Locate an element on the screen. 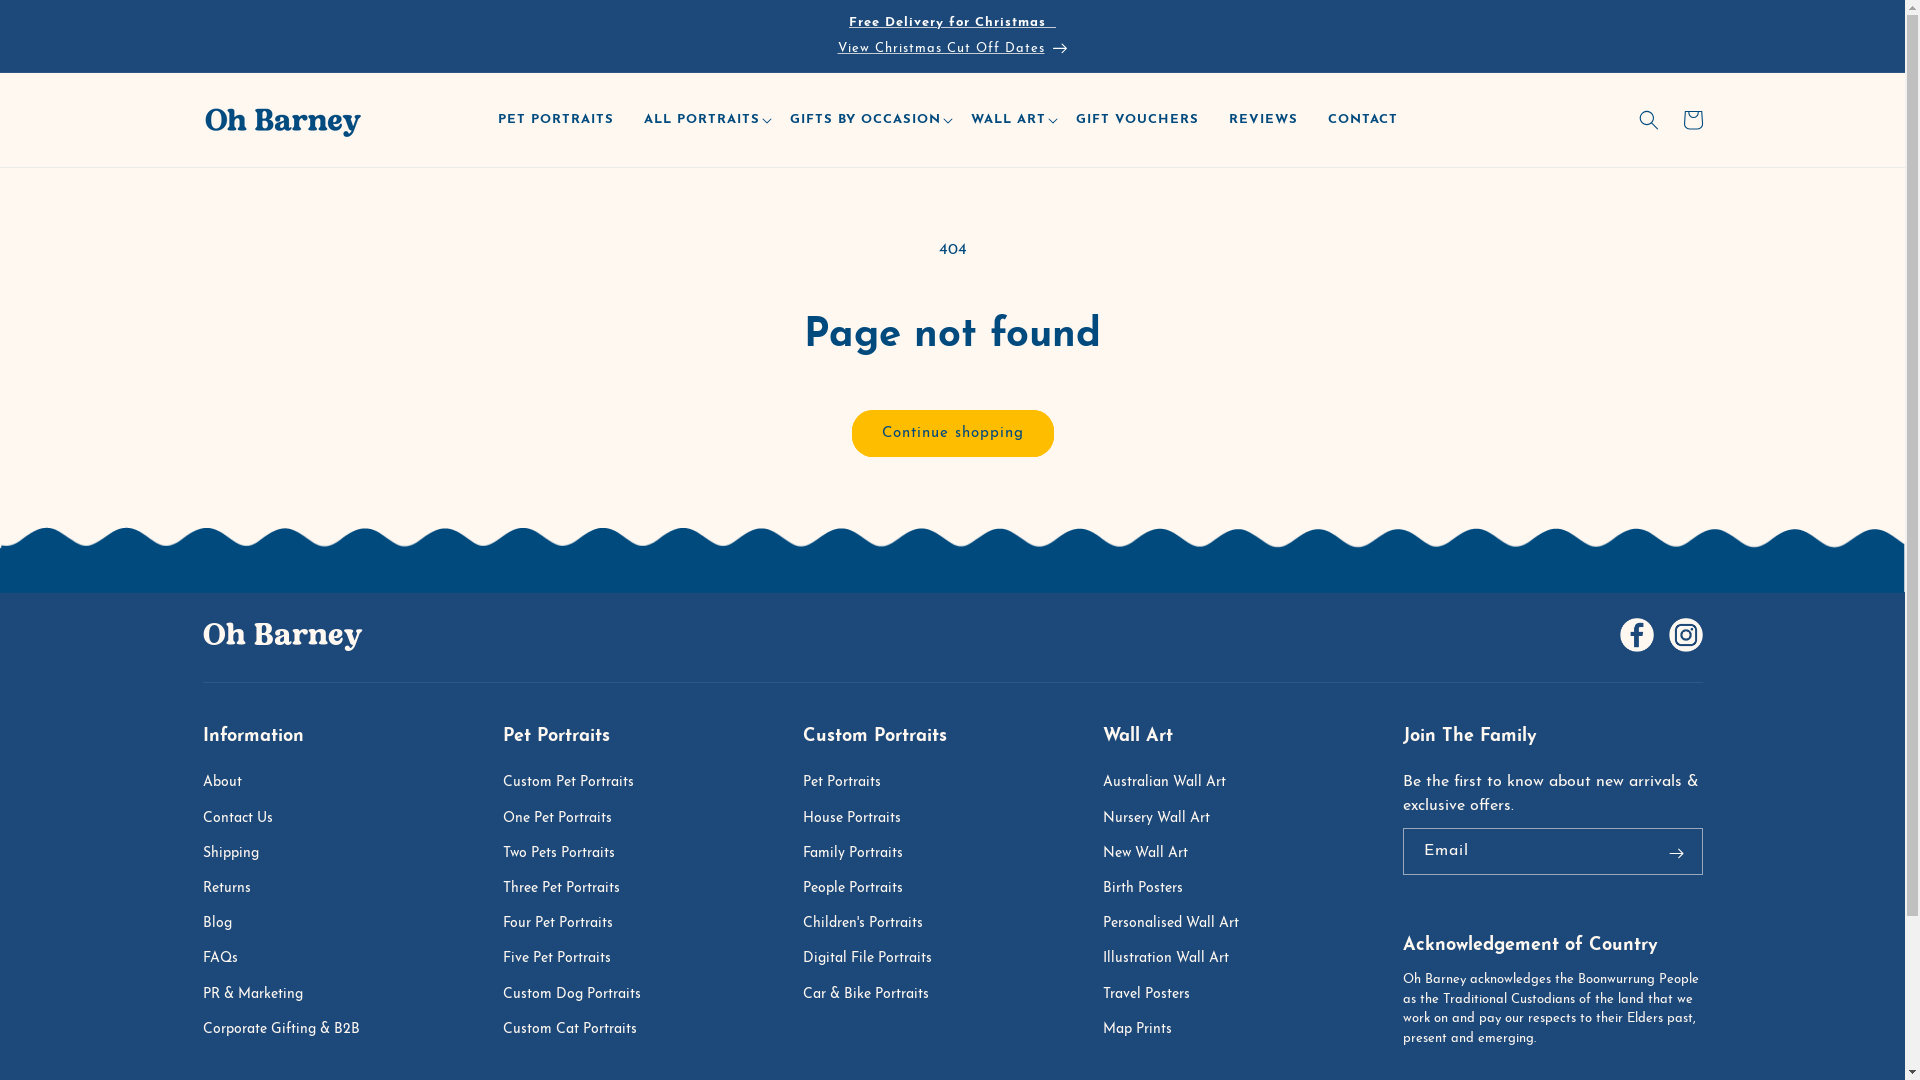  'Car & Bike Portraits' is located at coordinates (874, 994).